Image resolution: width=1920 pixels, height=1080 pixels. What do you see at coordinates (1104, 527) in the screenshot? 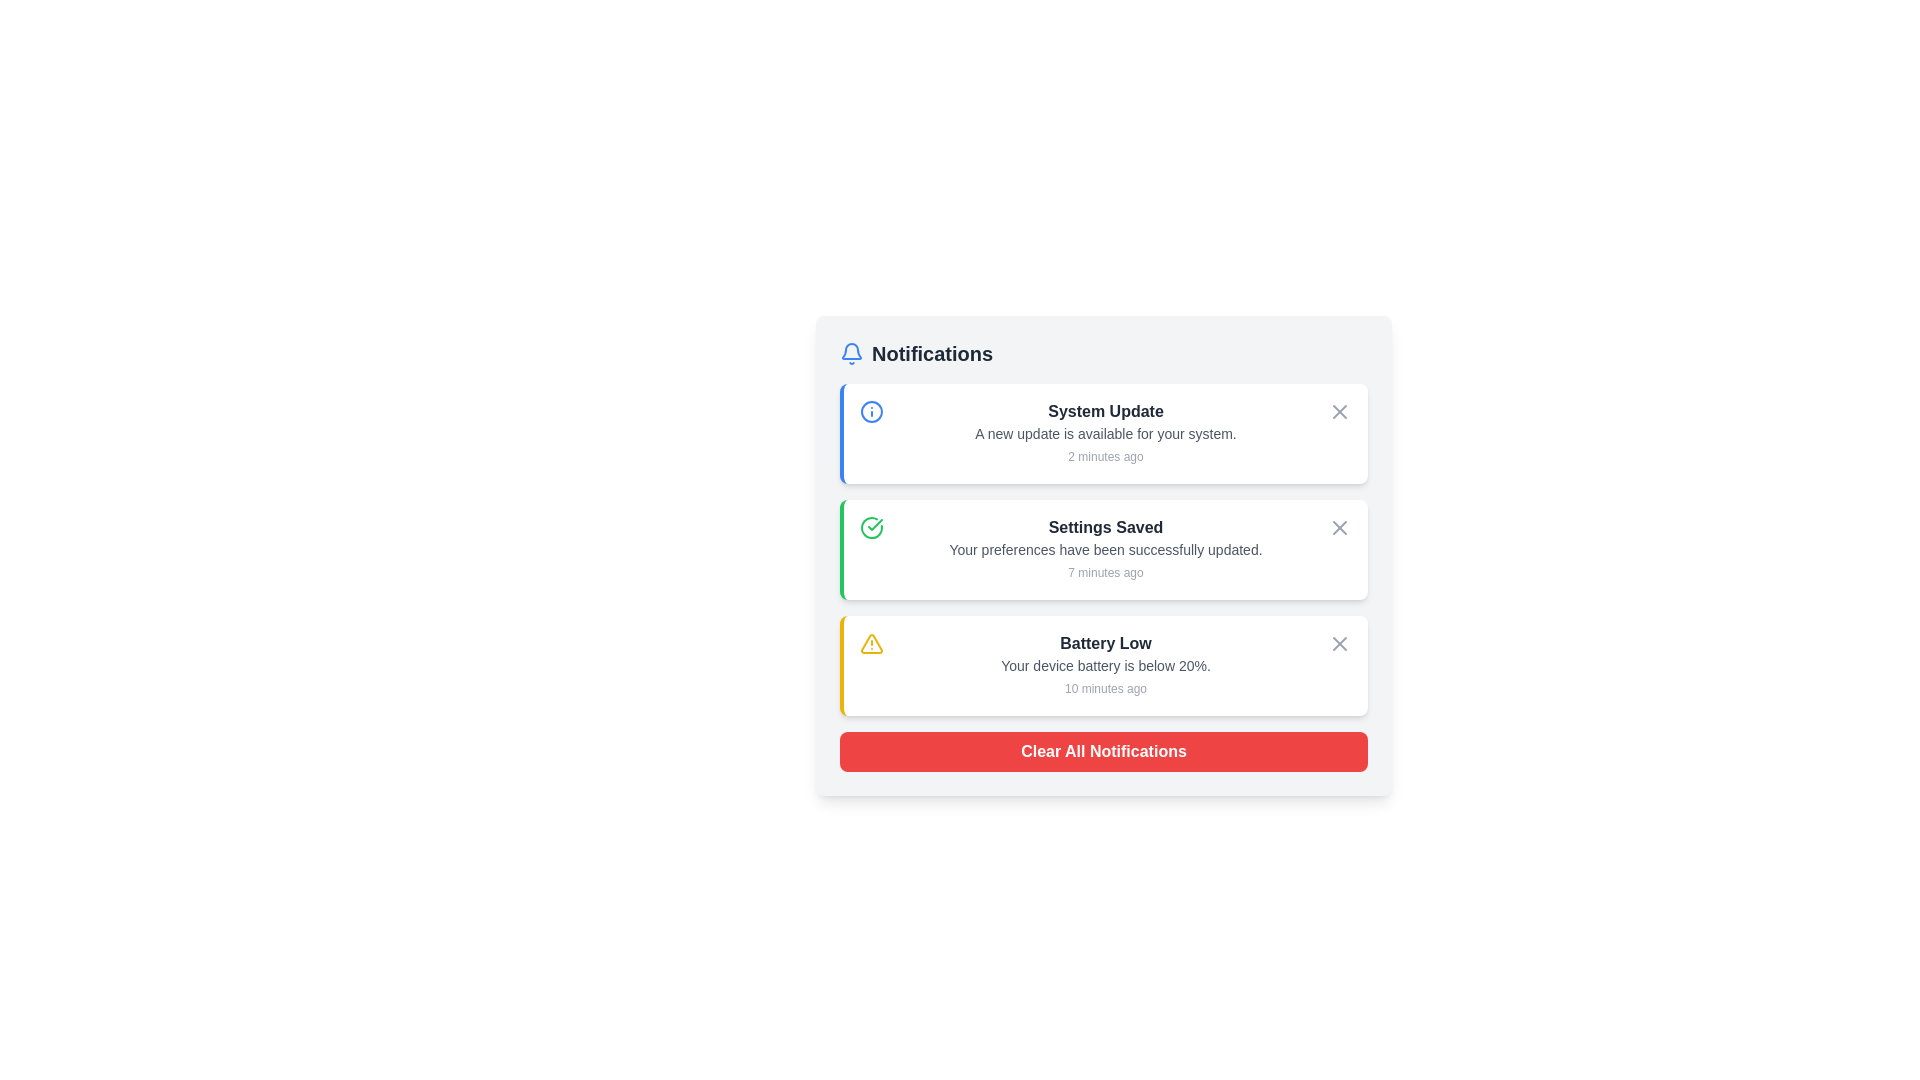
I see `the 'Settings Saved' text label, which is bold and displayed in a serif font, located in the middle card of the notification panel` at bounding box center [1104, 527].